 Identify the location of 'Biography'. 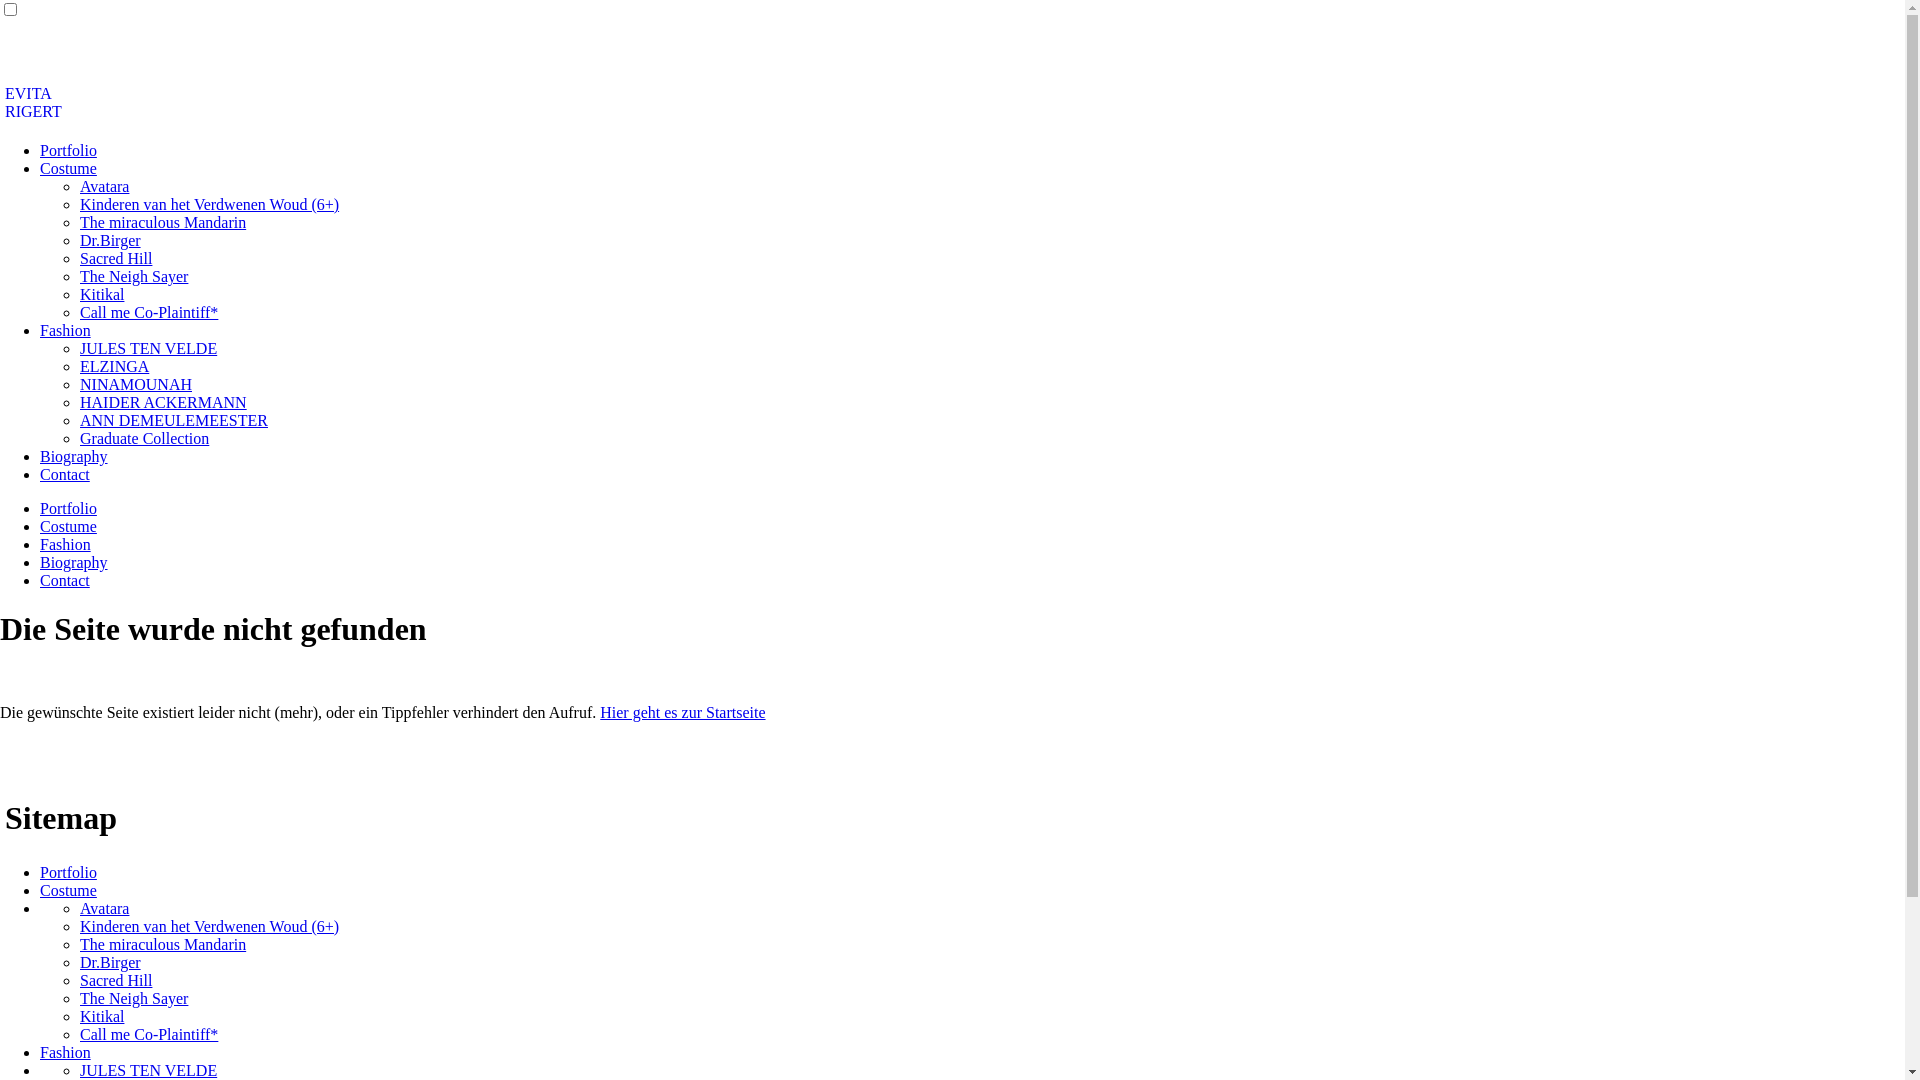
(73, 562).